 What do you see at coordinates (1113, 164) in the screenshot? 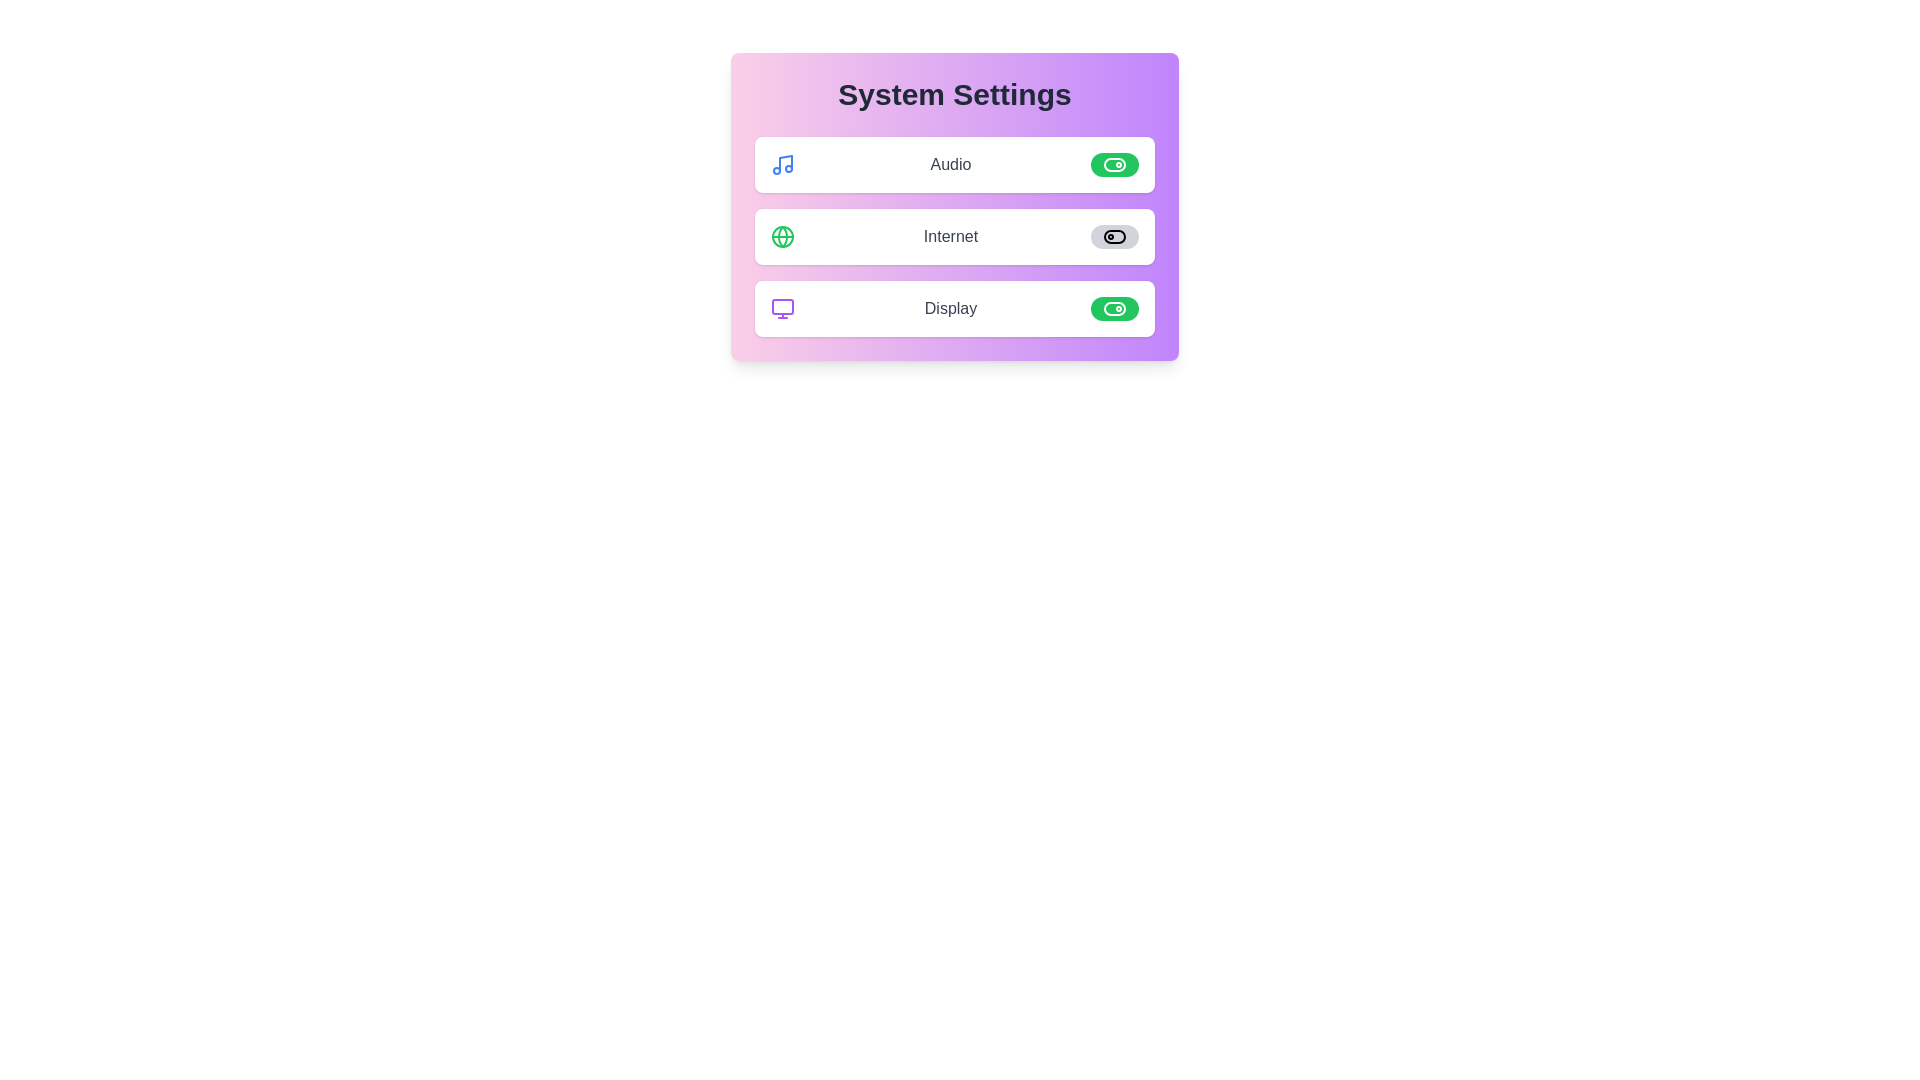
I see `the toggle switch located to the right of the 'Audio' label in the top row of the 'System Settings' card` at bounding box center [1113, 164].